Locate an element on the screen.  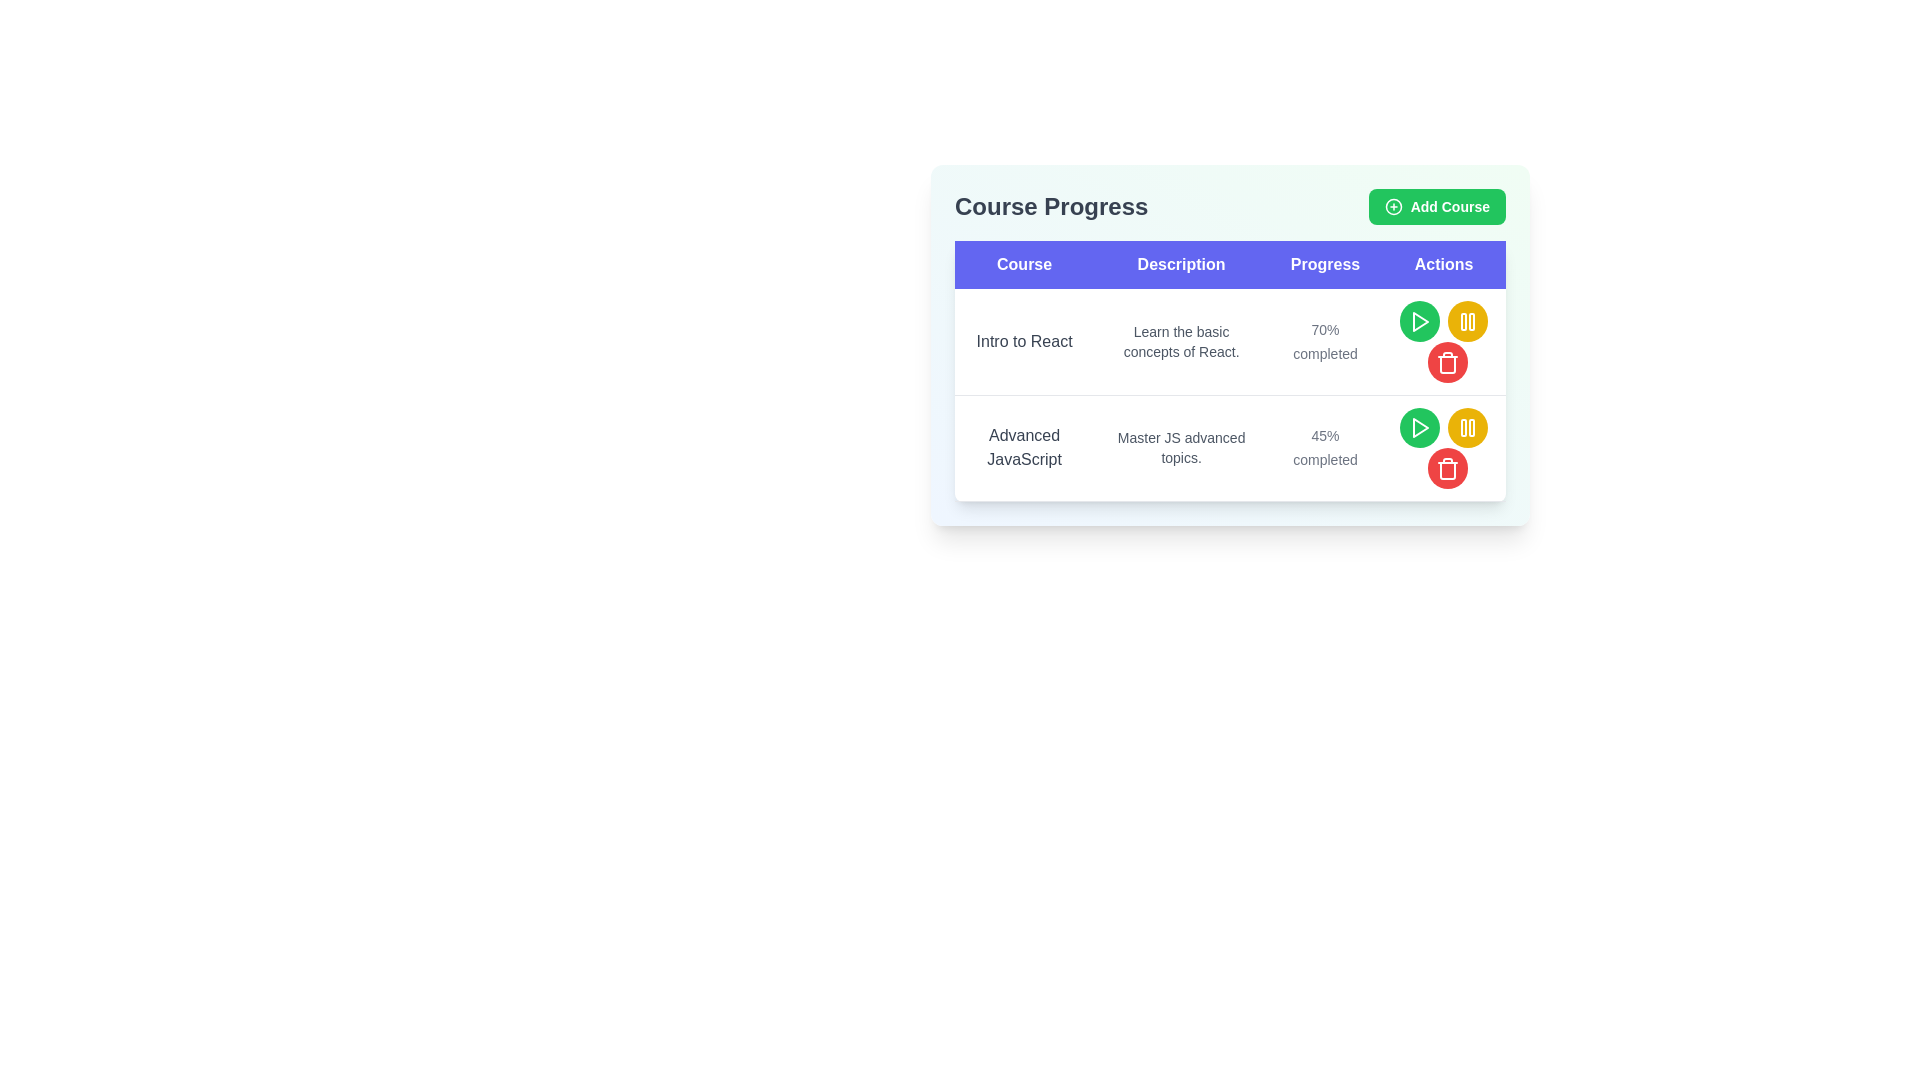
the text element displaying 'Master JS advanced topics.' which is located under the 'Description' column in the 'Course Progress' table for the course 'Advanced JavaScript' is located at coordinates (1181, 447).